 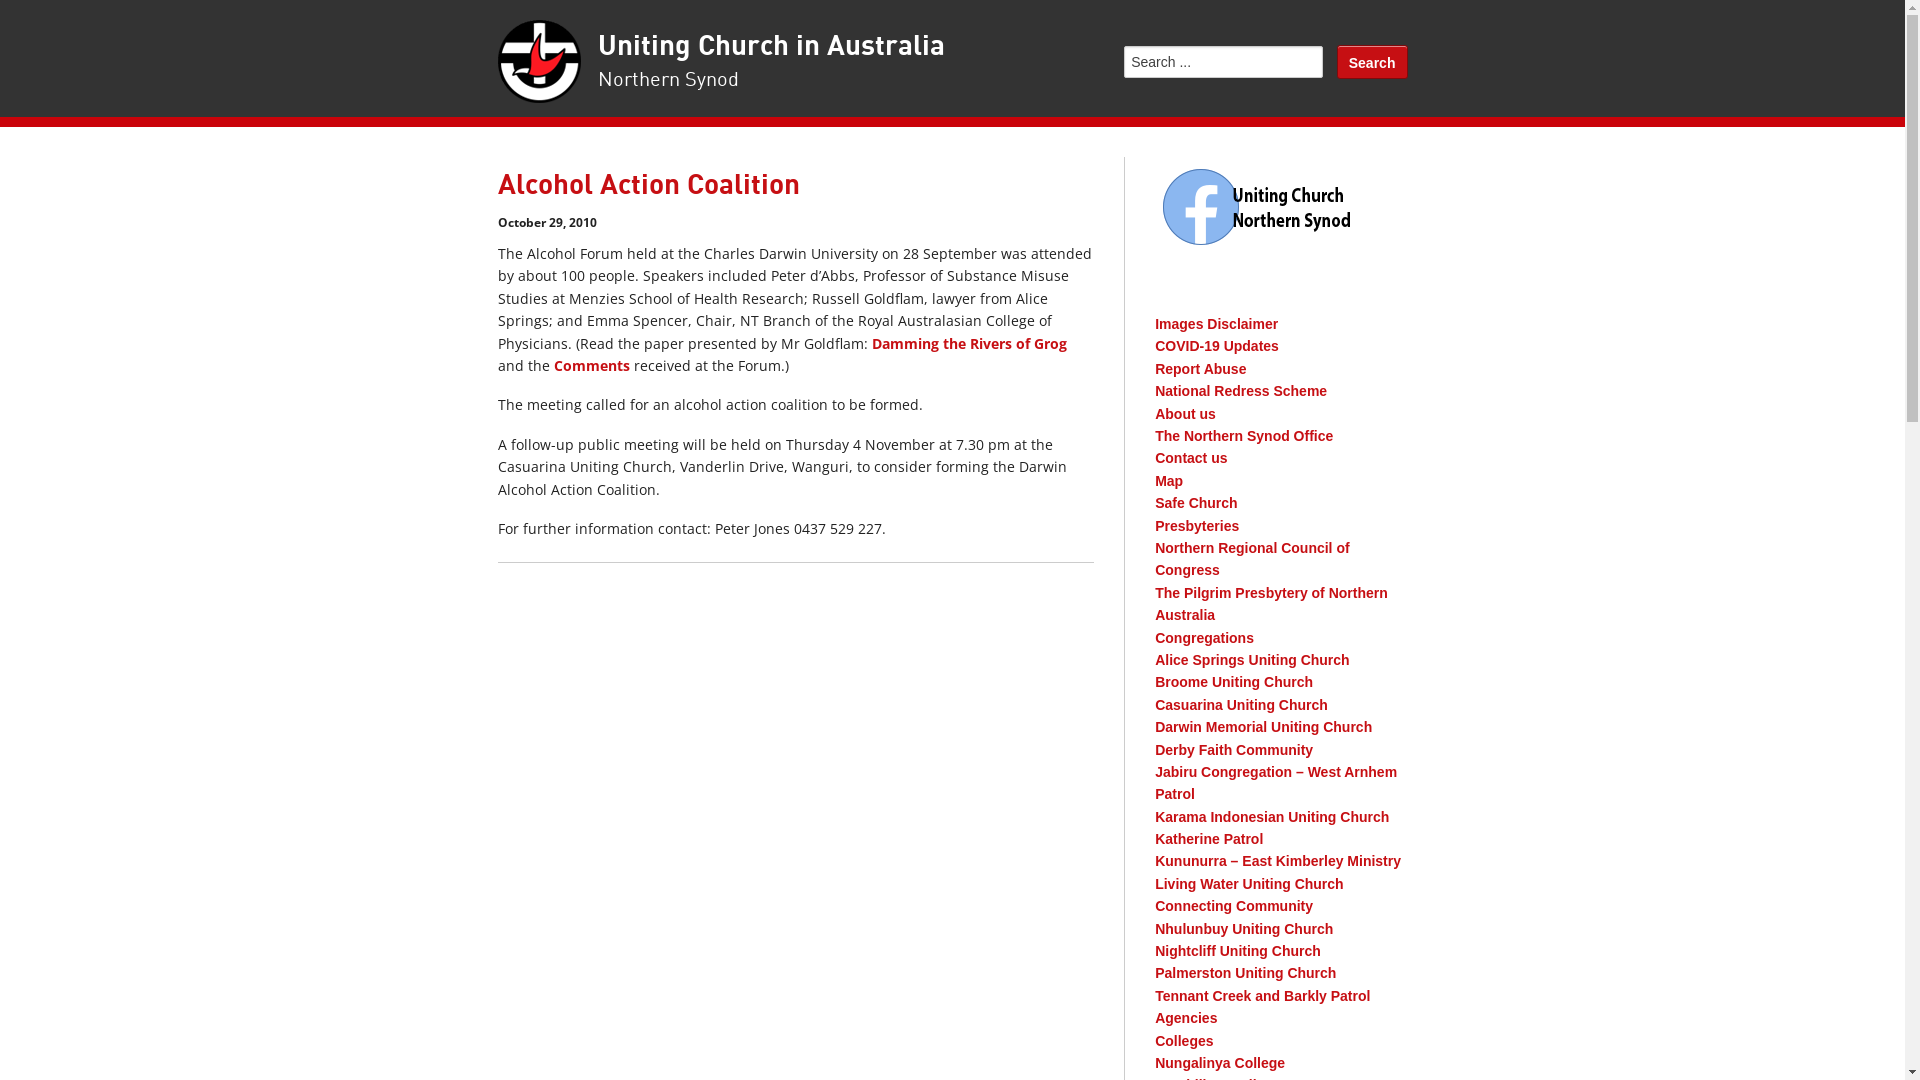 What do you see at coordinates (1242, 929) in the screenshot?
I see `'Nhulunbuy Uniting Church'` at bounding box center [1242, 929].